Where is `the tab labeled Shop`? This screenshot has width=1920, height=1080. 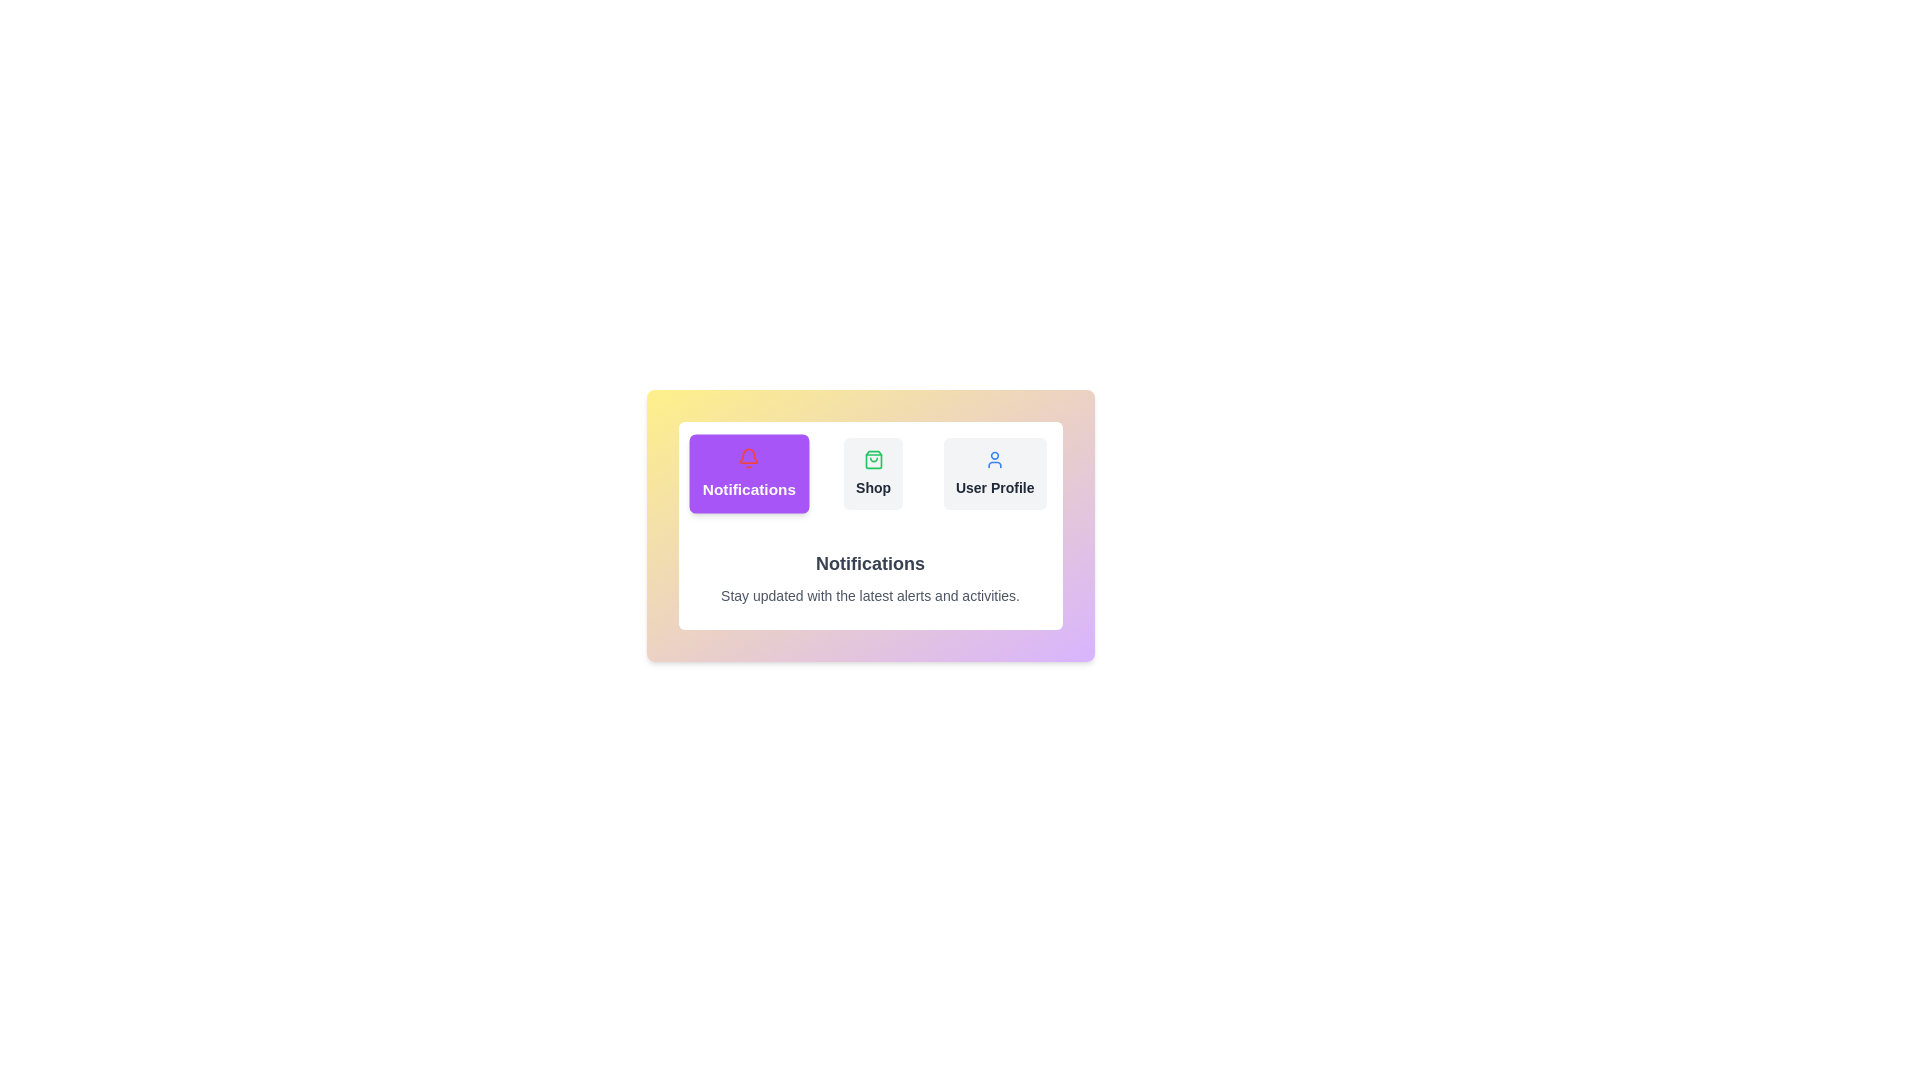
the tab labeled Shop is located at coordinates (873, 474).